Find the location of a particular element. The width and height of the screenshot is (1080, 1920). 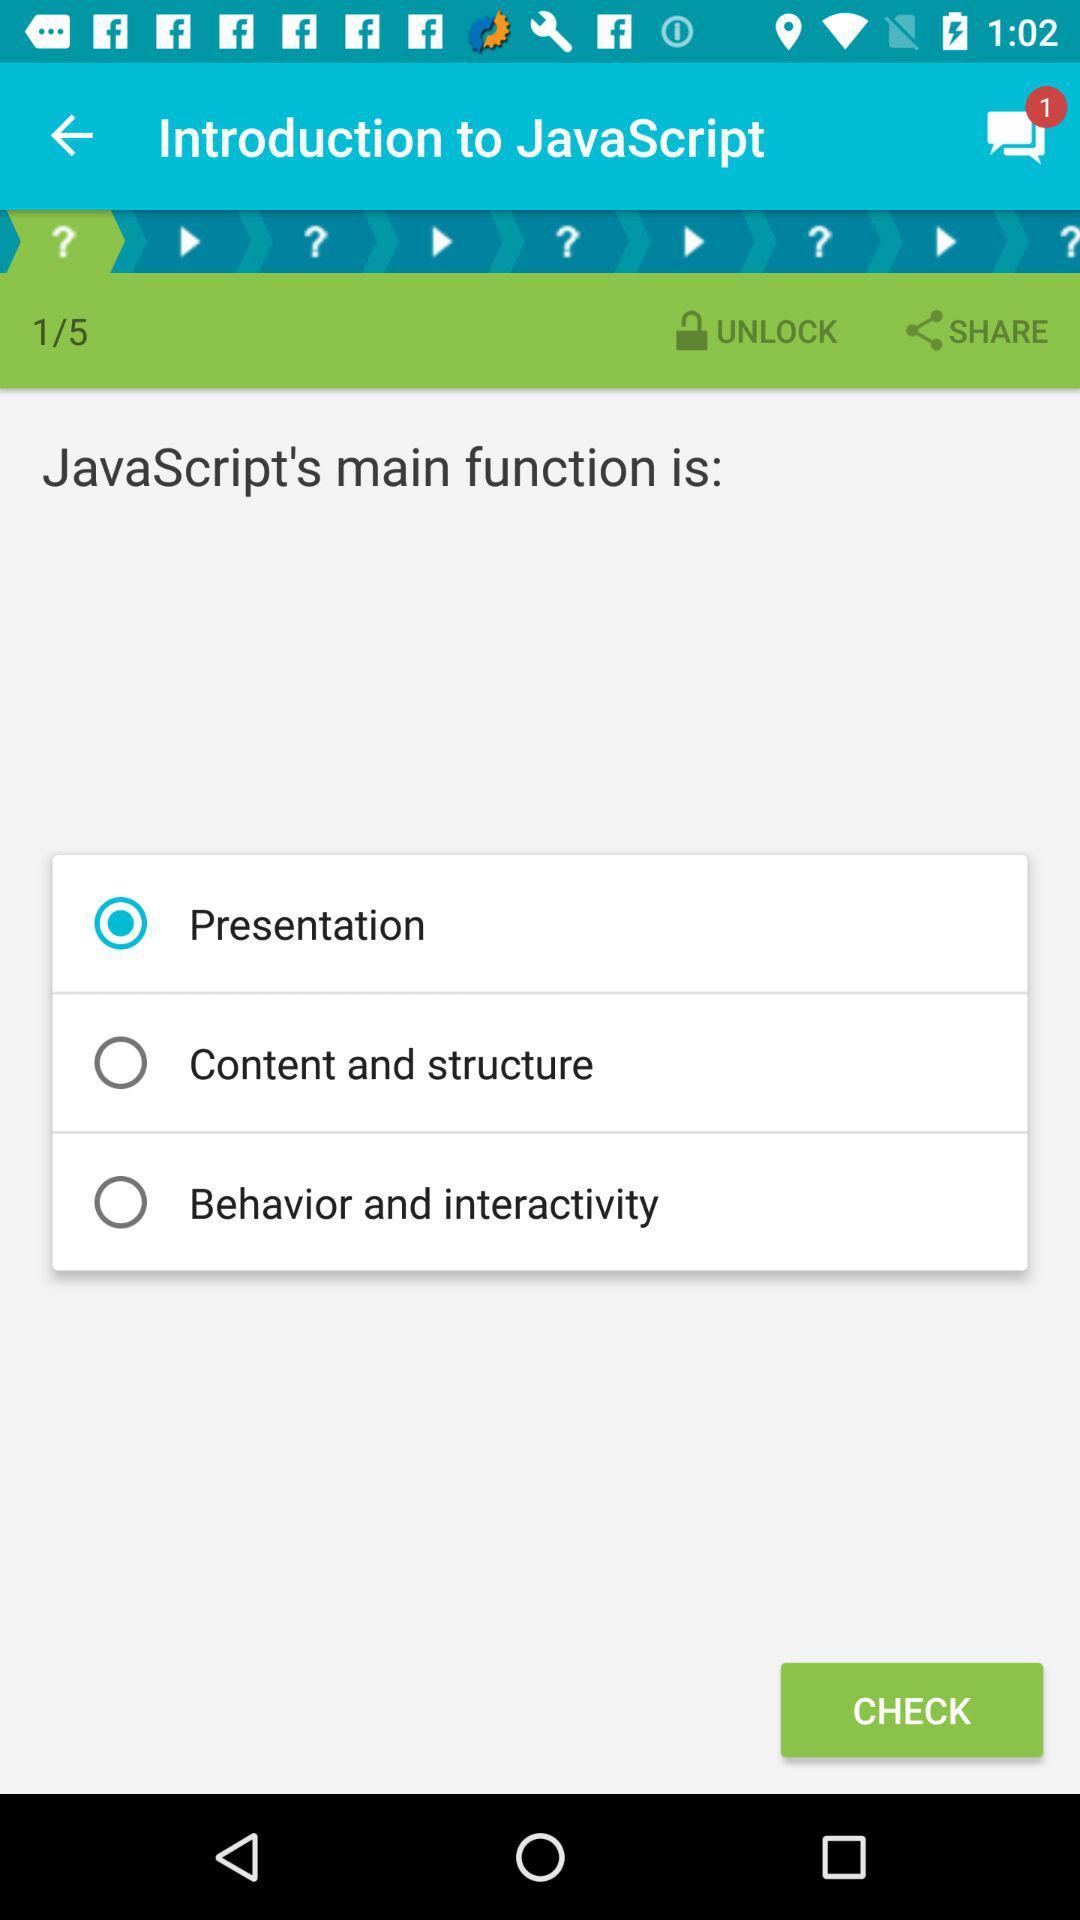

next question is located at coordinates (945, 240).